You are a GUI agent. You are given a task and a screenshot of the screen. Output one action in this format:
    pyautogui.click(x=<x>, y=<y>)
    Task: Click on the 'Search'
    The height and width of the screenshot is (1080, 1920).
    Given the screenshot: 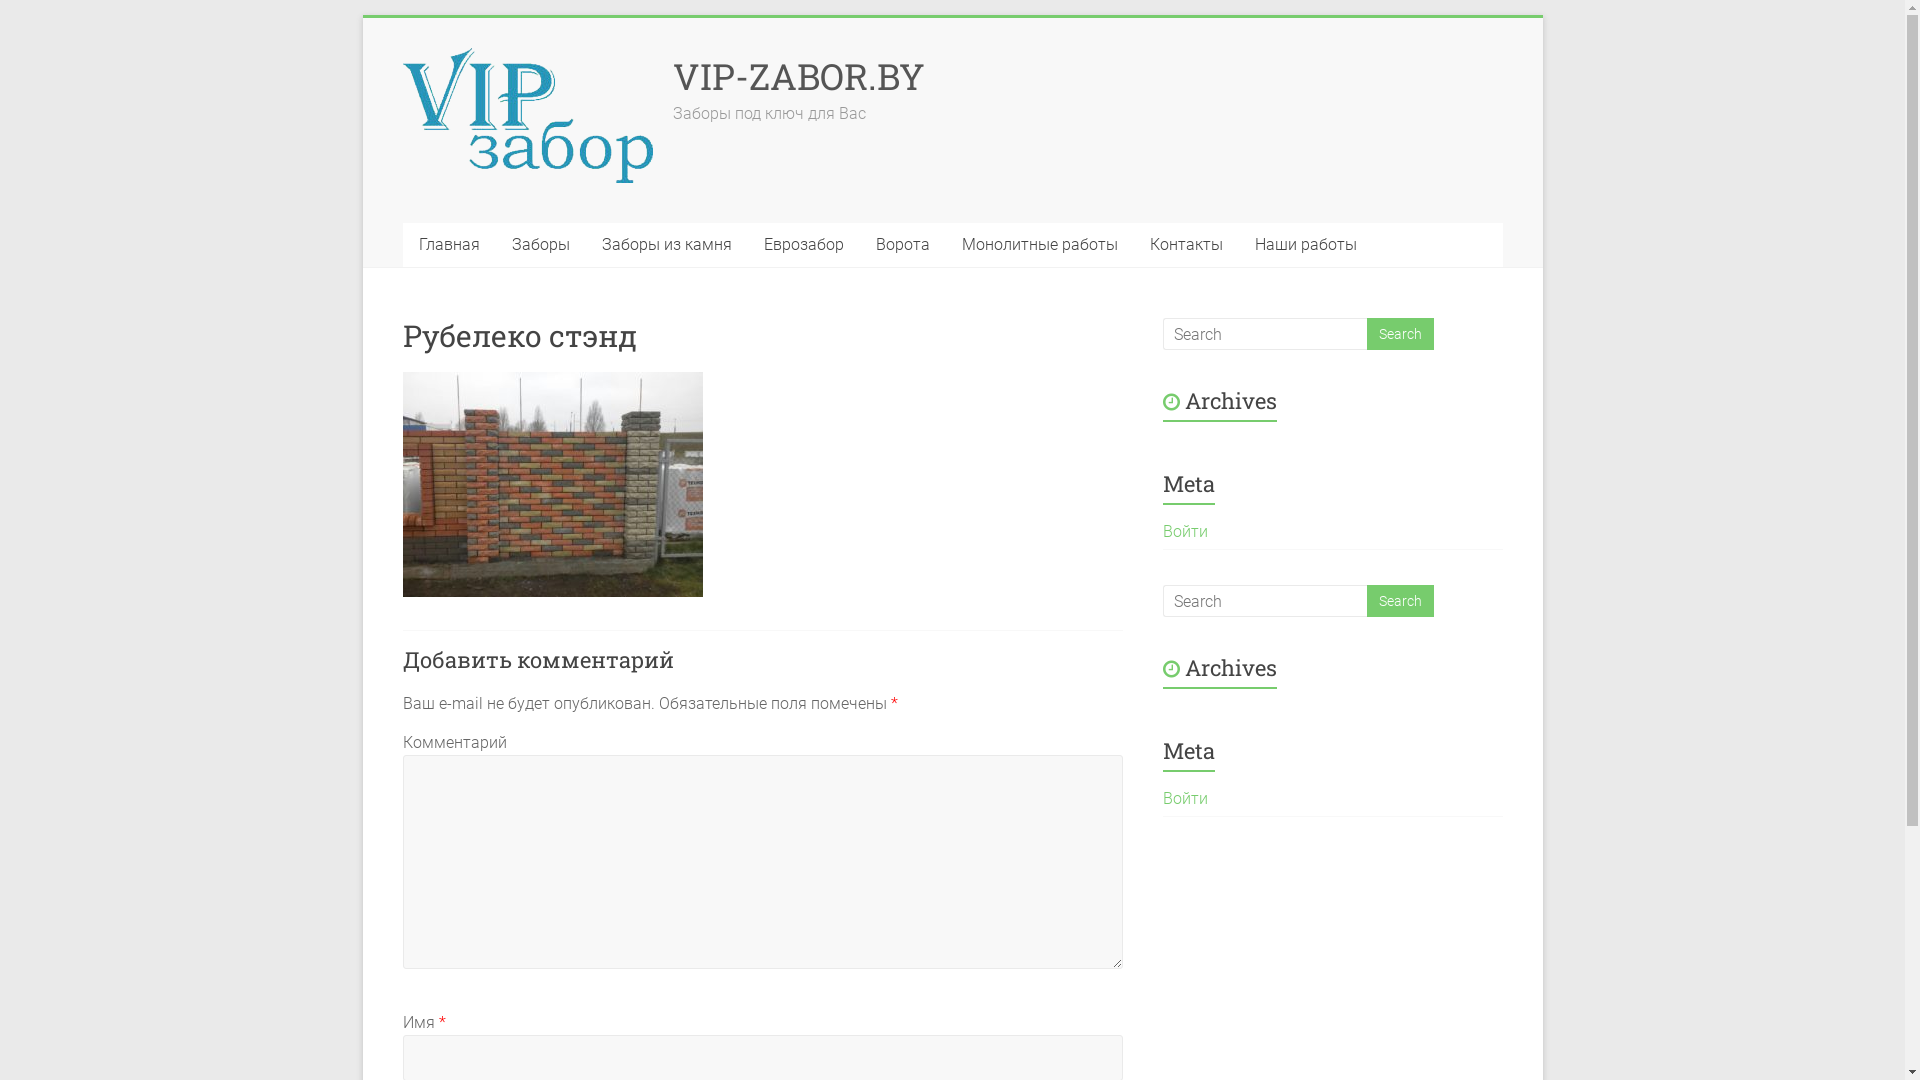 What is the action you would take?
    pyautogui.click(x=1398, y=333)
    